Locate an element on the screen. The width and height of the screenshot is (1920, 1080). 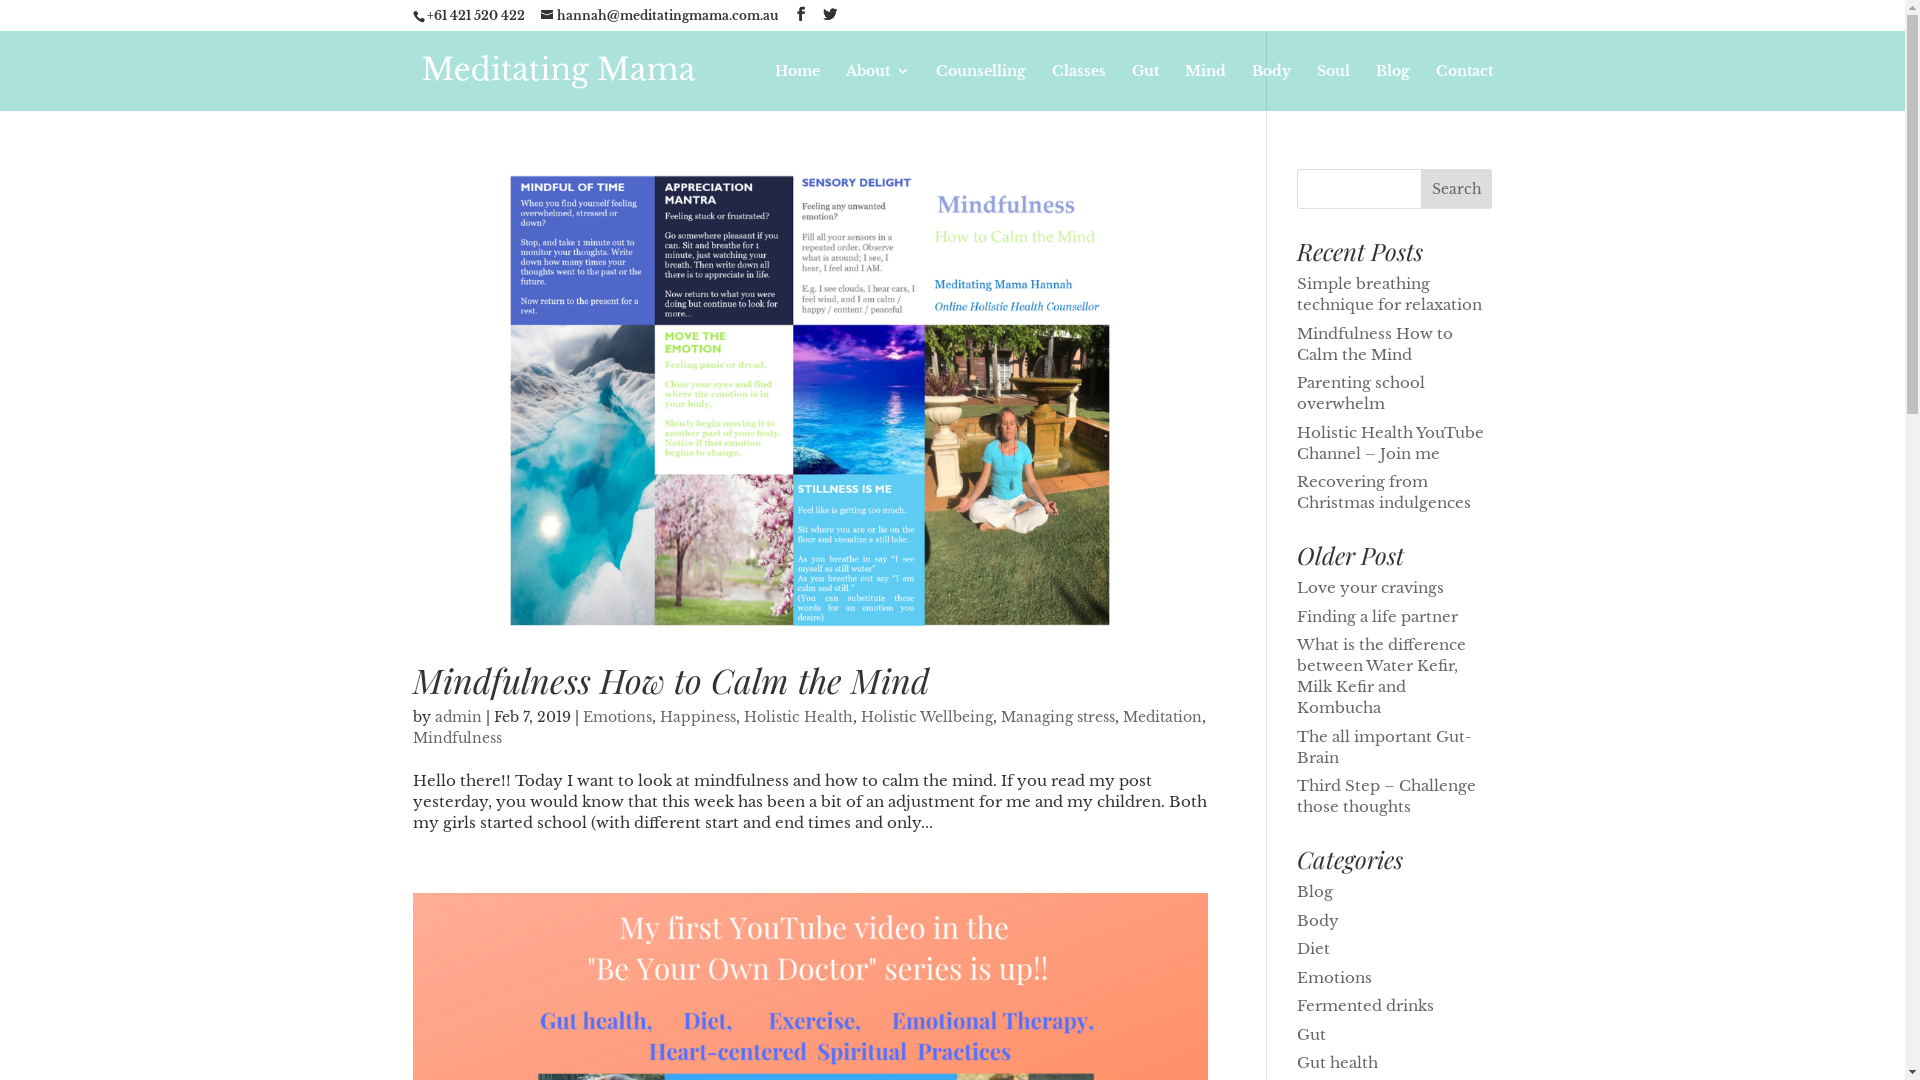
'Fermented drinks' is located at coordinates (1364, 1005).